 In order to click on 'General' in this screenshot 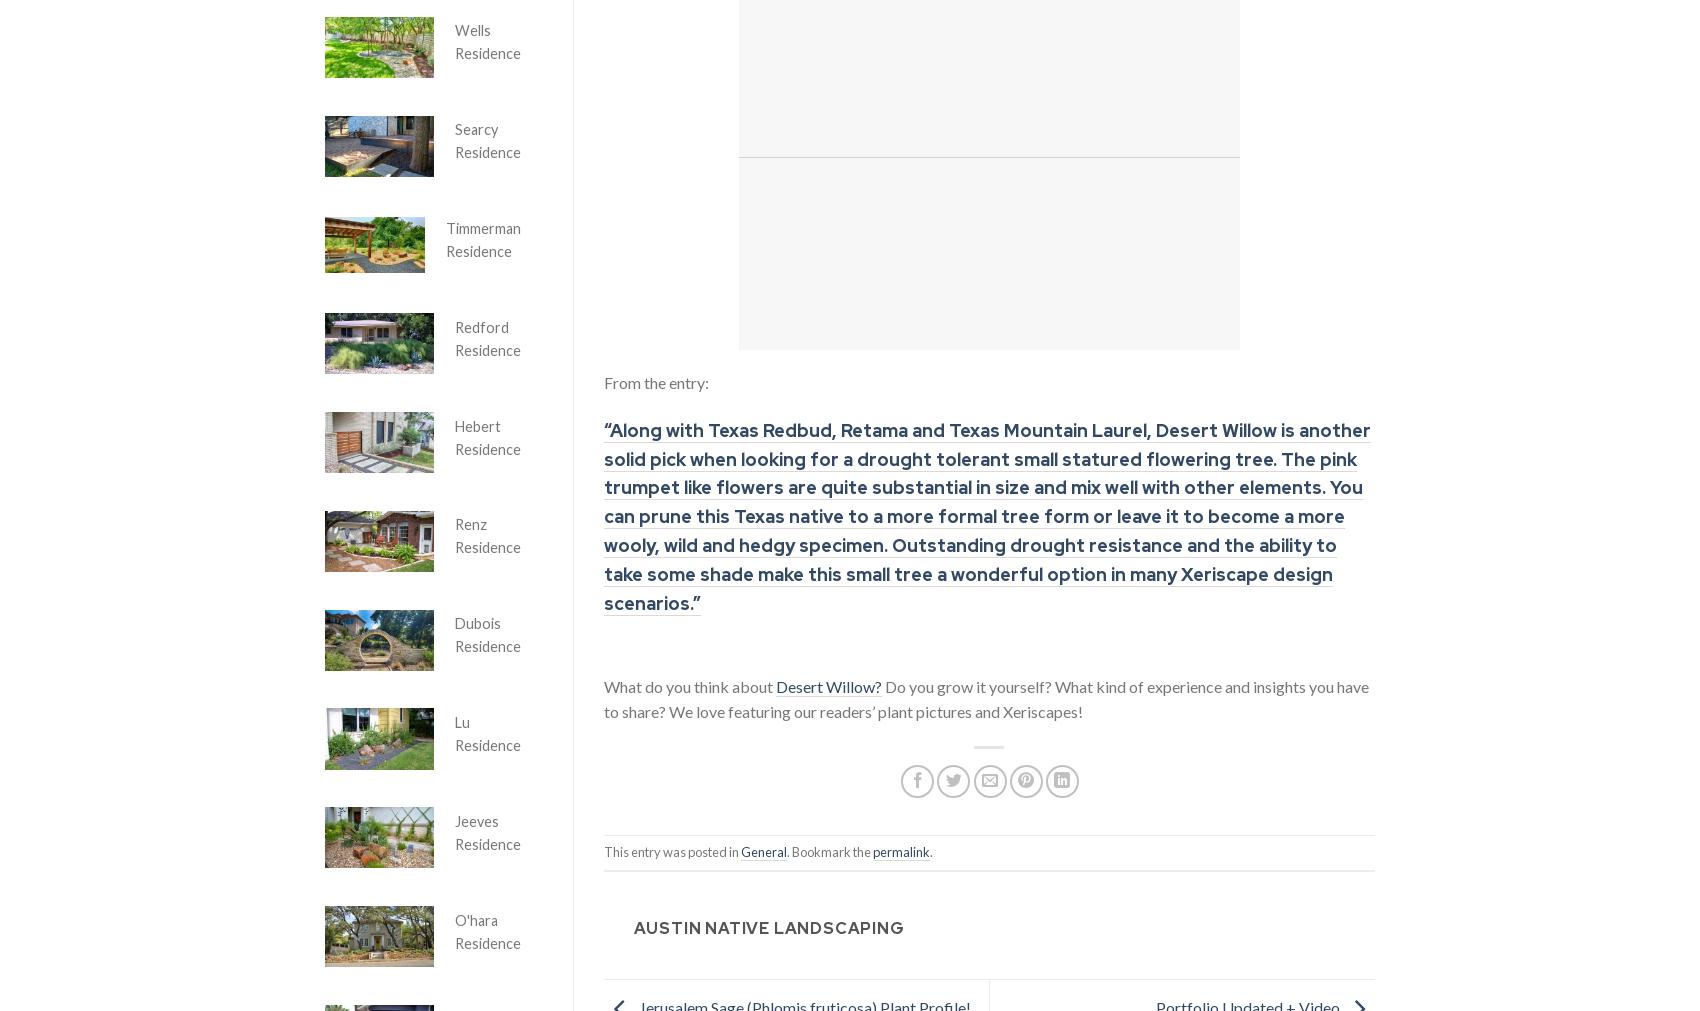, I will do `click(761, 851)`.